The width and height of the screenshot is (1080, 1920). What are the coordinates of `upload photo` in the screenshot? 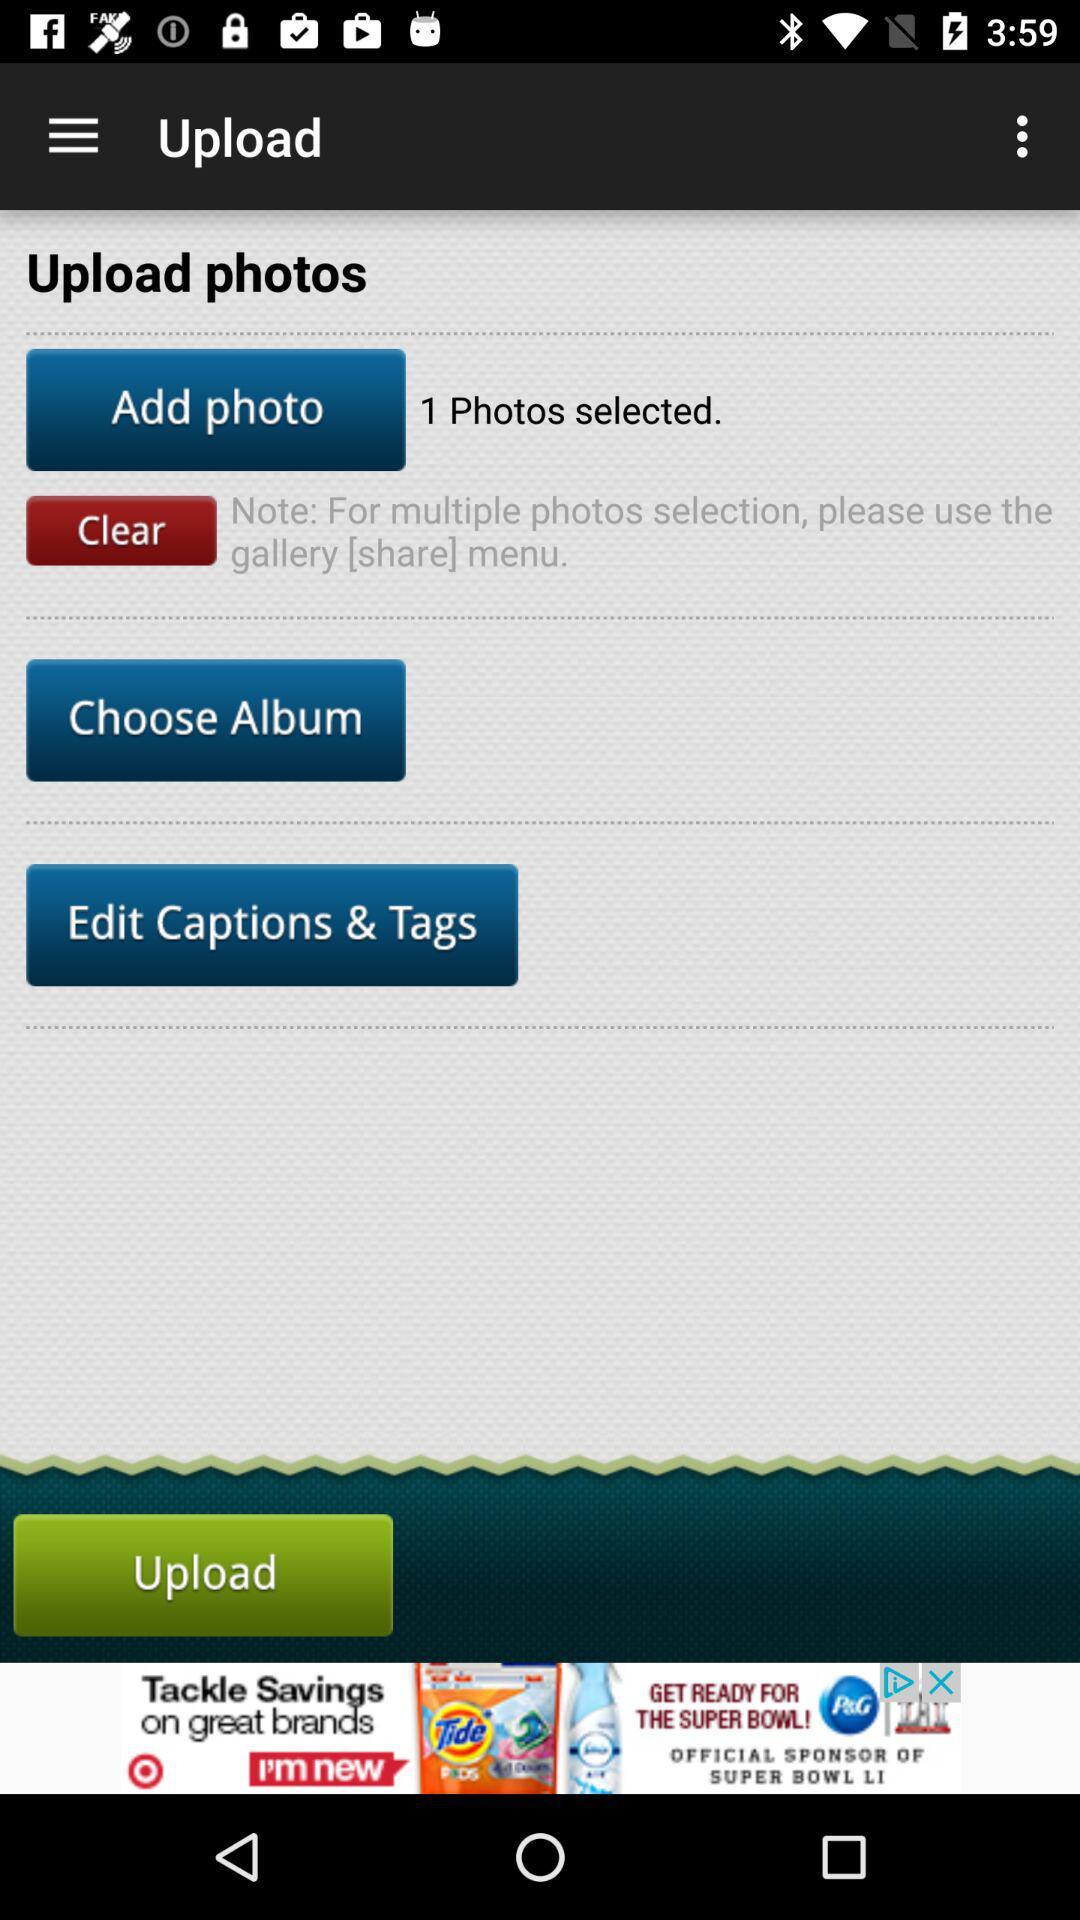 It's located at (216, 408).